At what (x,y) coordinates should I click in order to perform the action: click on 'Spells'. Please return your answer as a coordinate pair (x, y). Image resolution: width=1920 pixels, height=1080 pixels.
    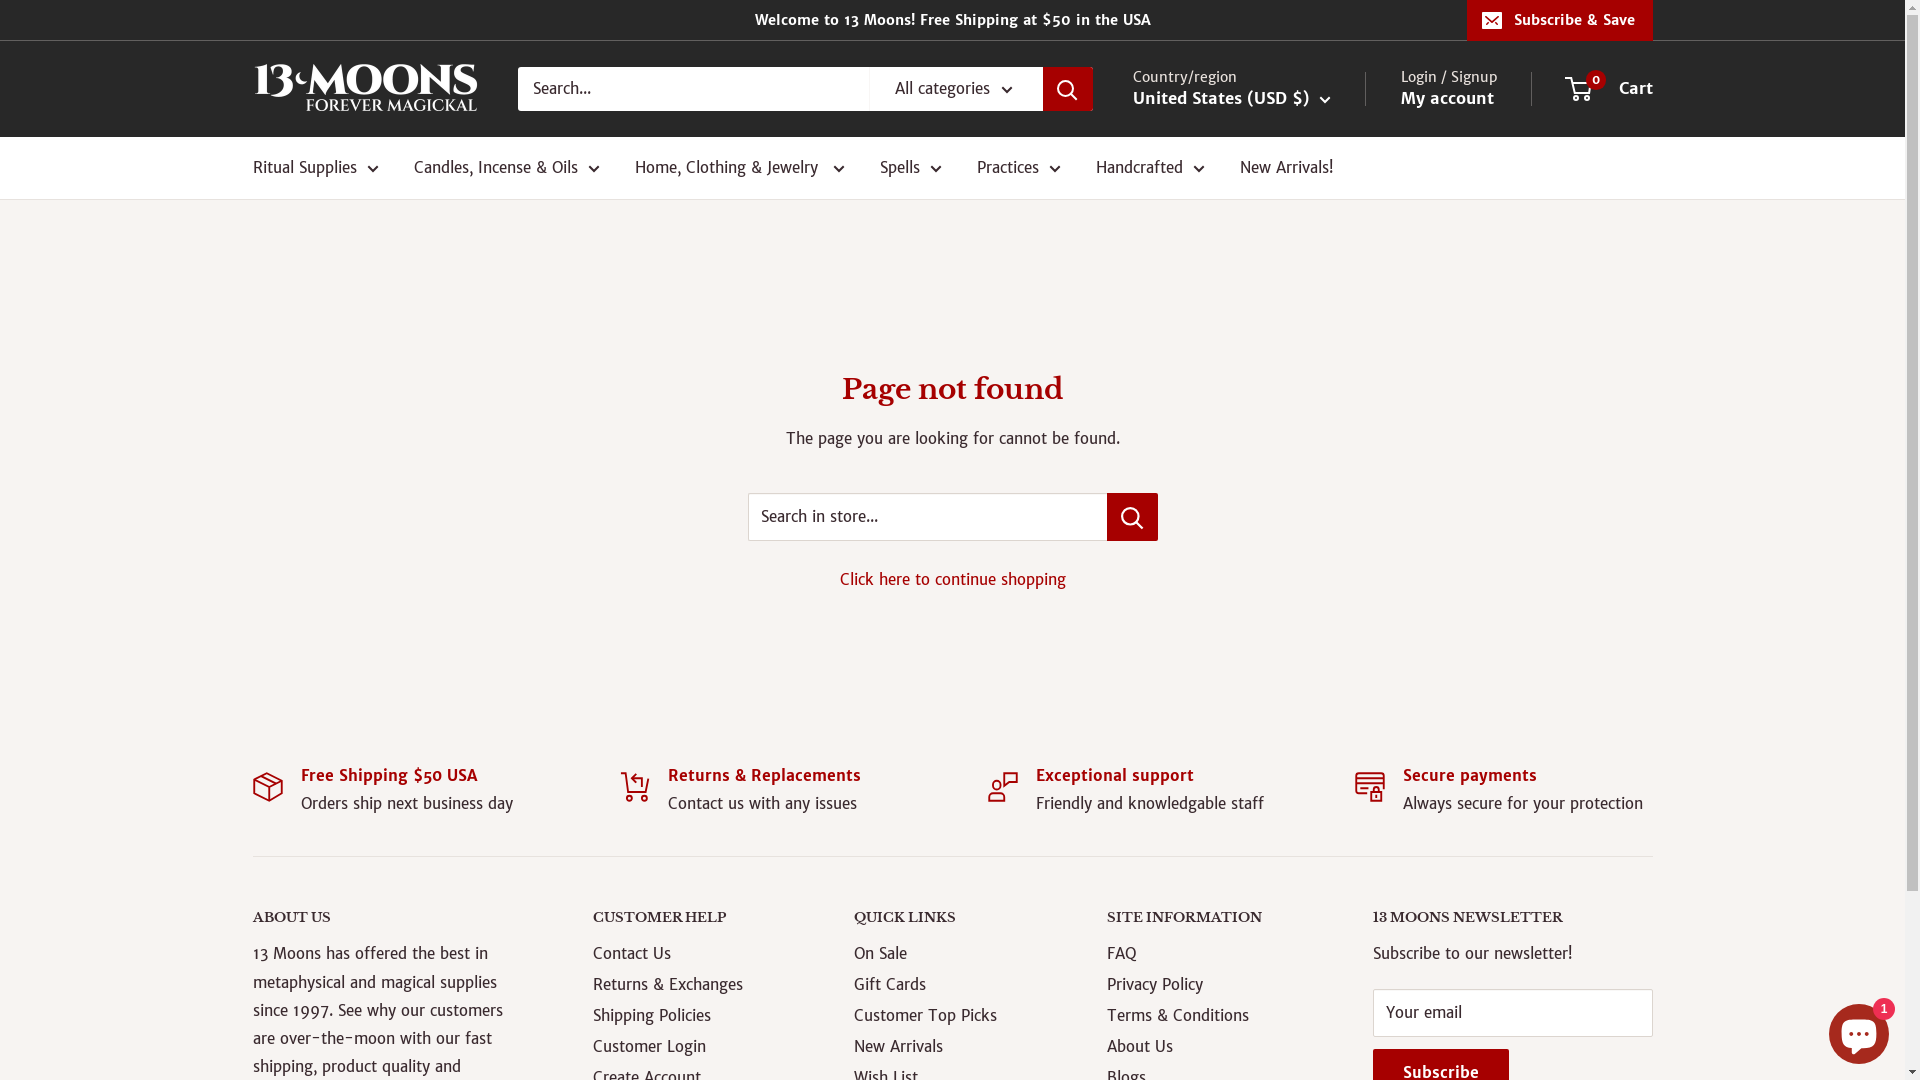
    Looking at the image, I should click on (910, 167).